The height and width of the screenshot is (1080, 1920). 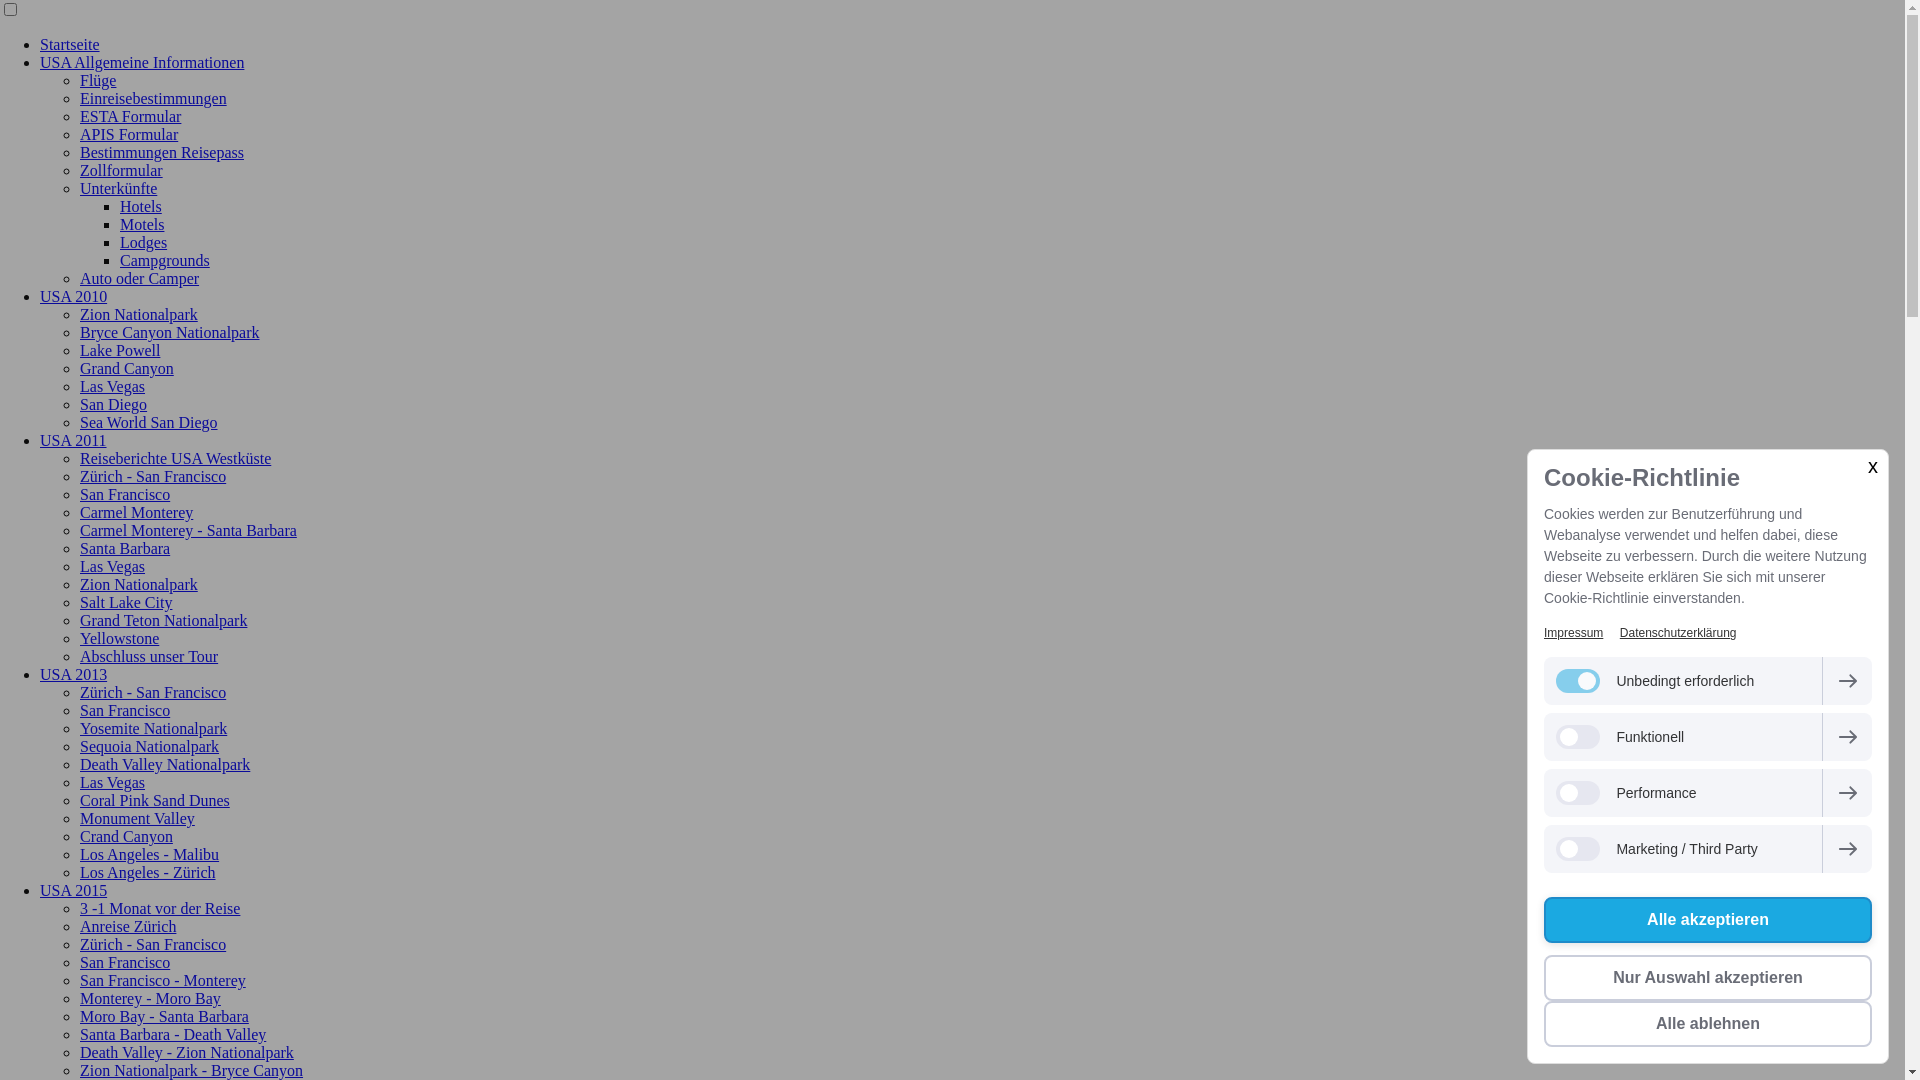 I want to click on 'USA 2013', so click(x=39, y=674).